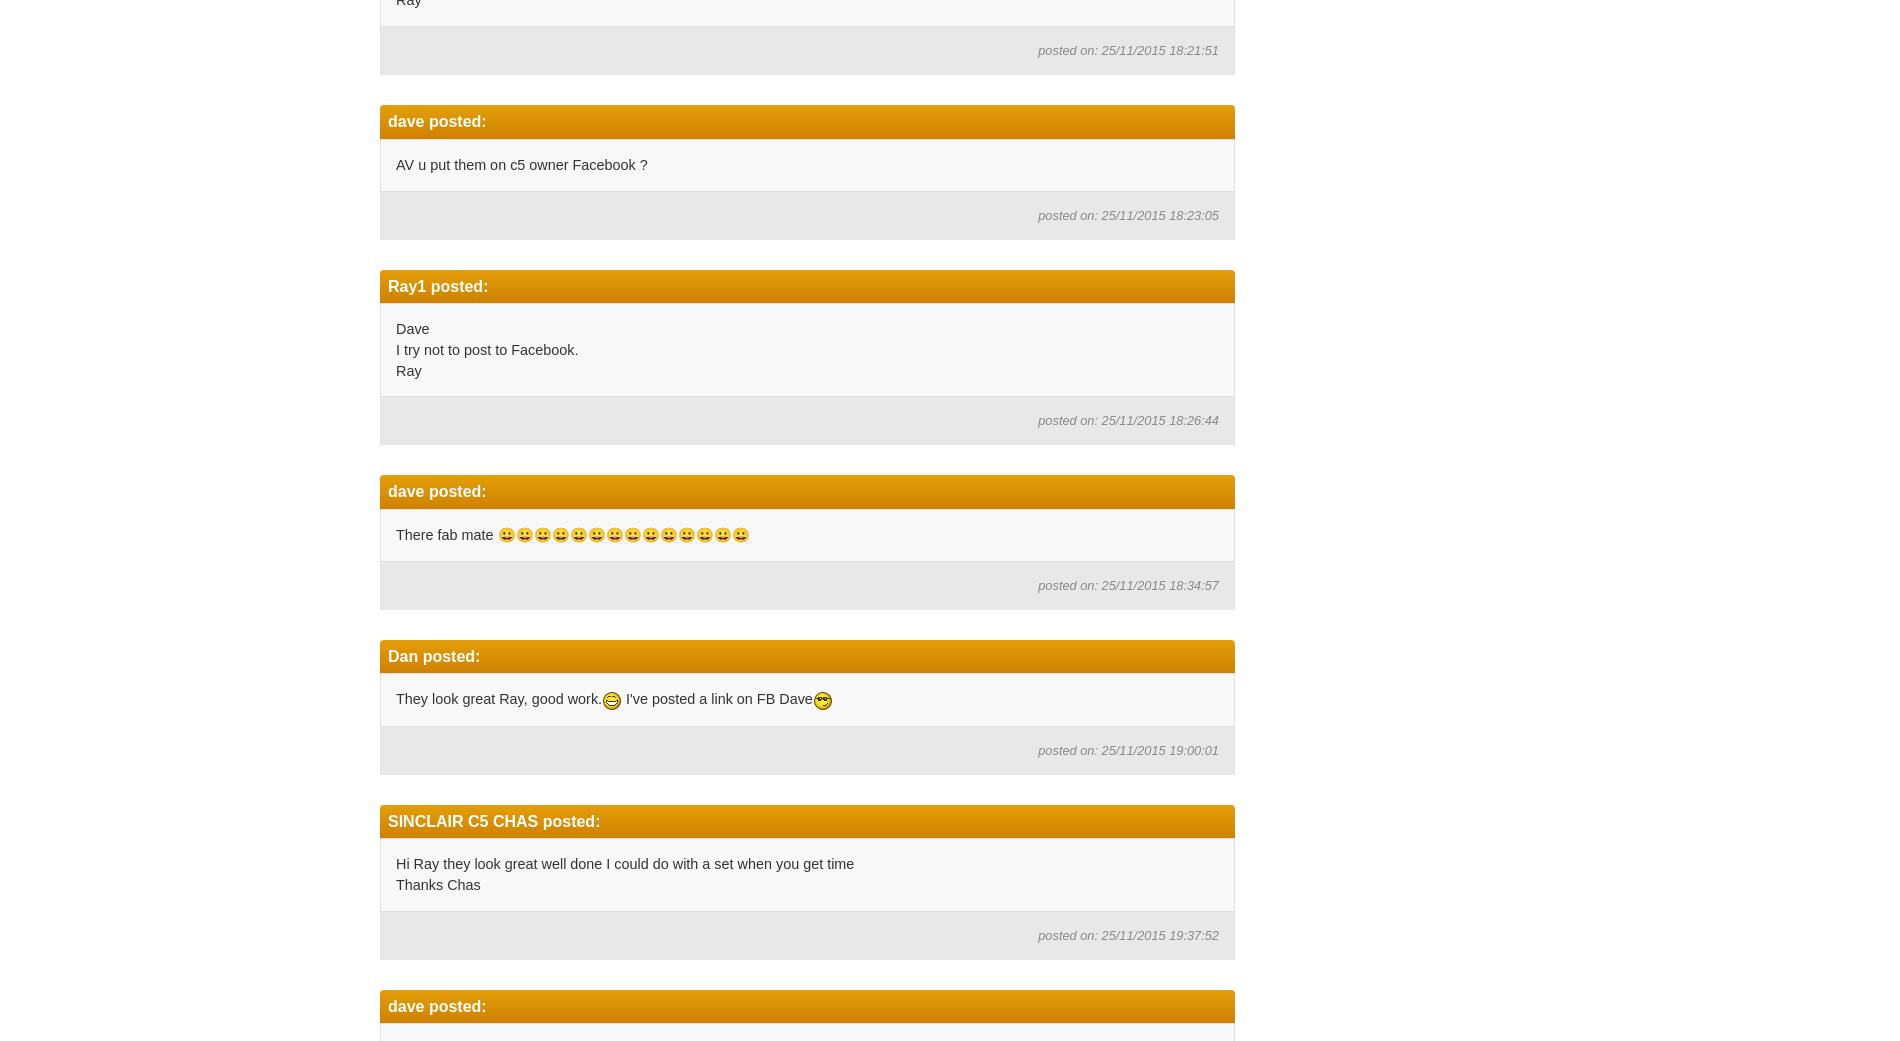 This screenshot has width=1900, height=1041. What do you see at coordinates (432, 654) in the screenshot?
I see `'Dan posted:'` at bounding box center [432, 654].